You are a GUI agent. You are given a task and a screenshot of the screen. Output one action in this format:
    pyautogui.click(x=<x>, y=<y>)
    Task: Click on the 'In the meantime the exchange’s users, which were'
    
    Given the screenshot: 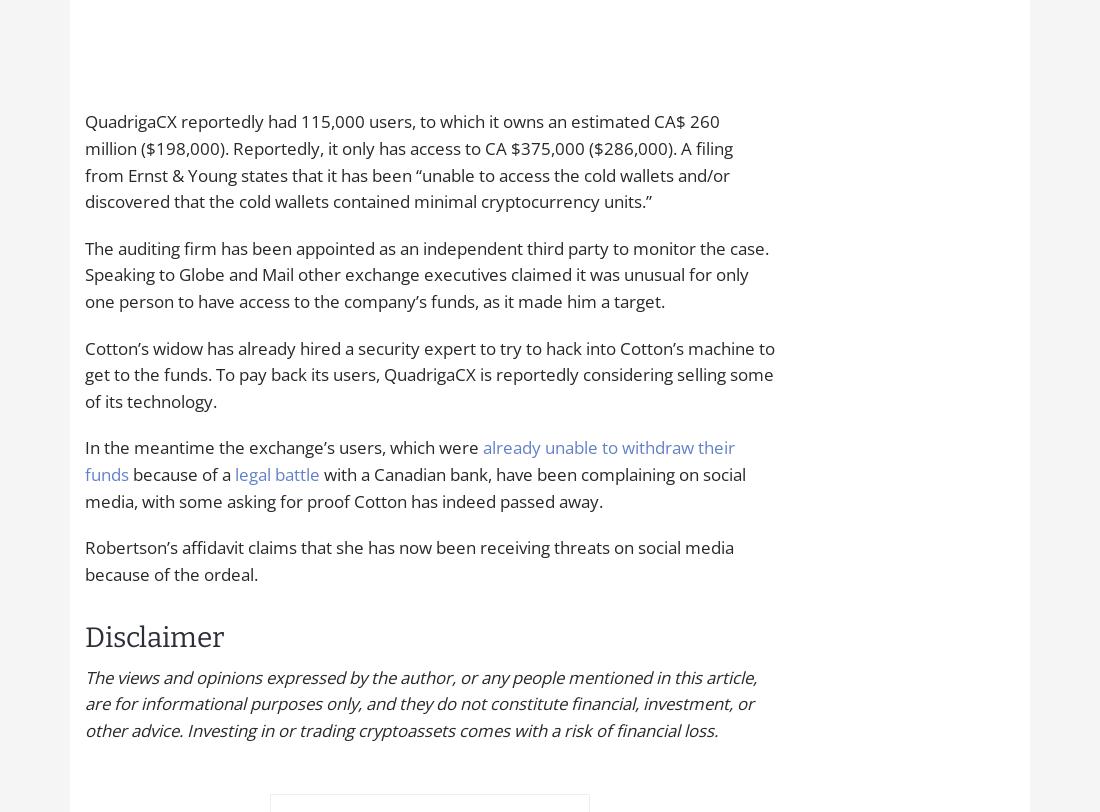 What is the action you would take?
    pyautogui.click(x=283, y=447)
    